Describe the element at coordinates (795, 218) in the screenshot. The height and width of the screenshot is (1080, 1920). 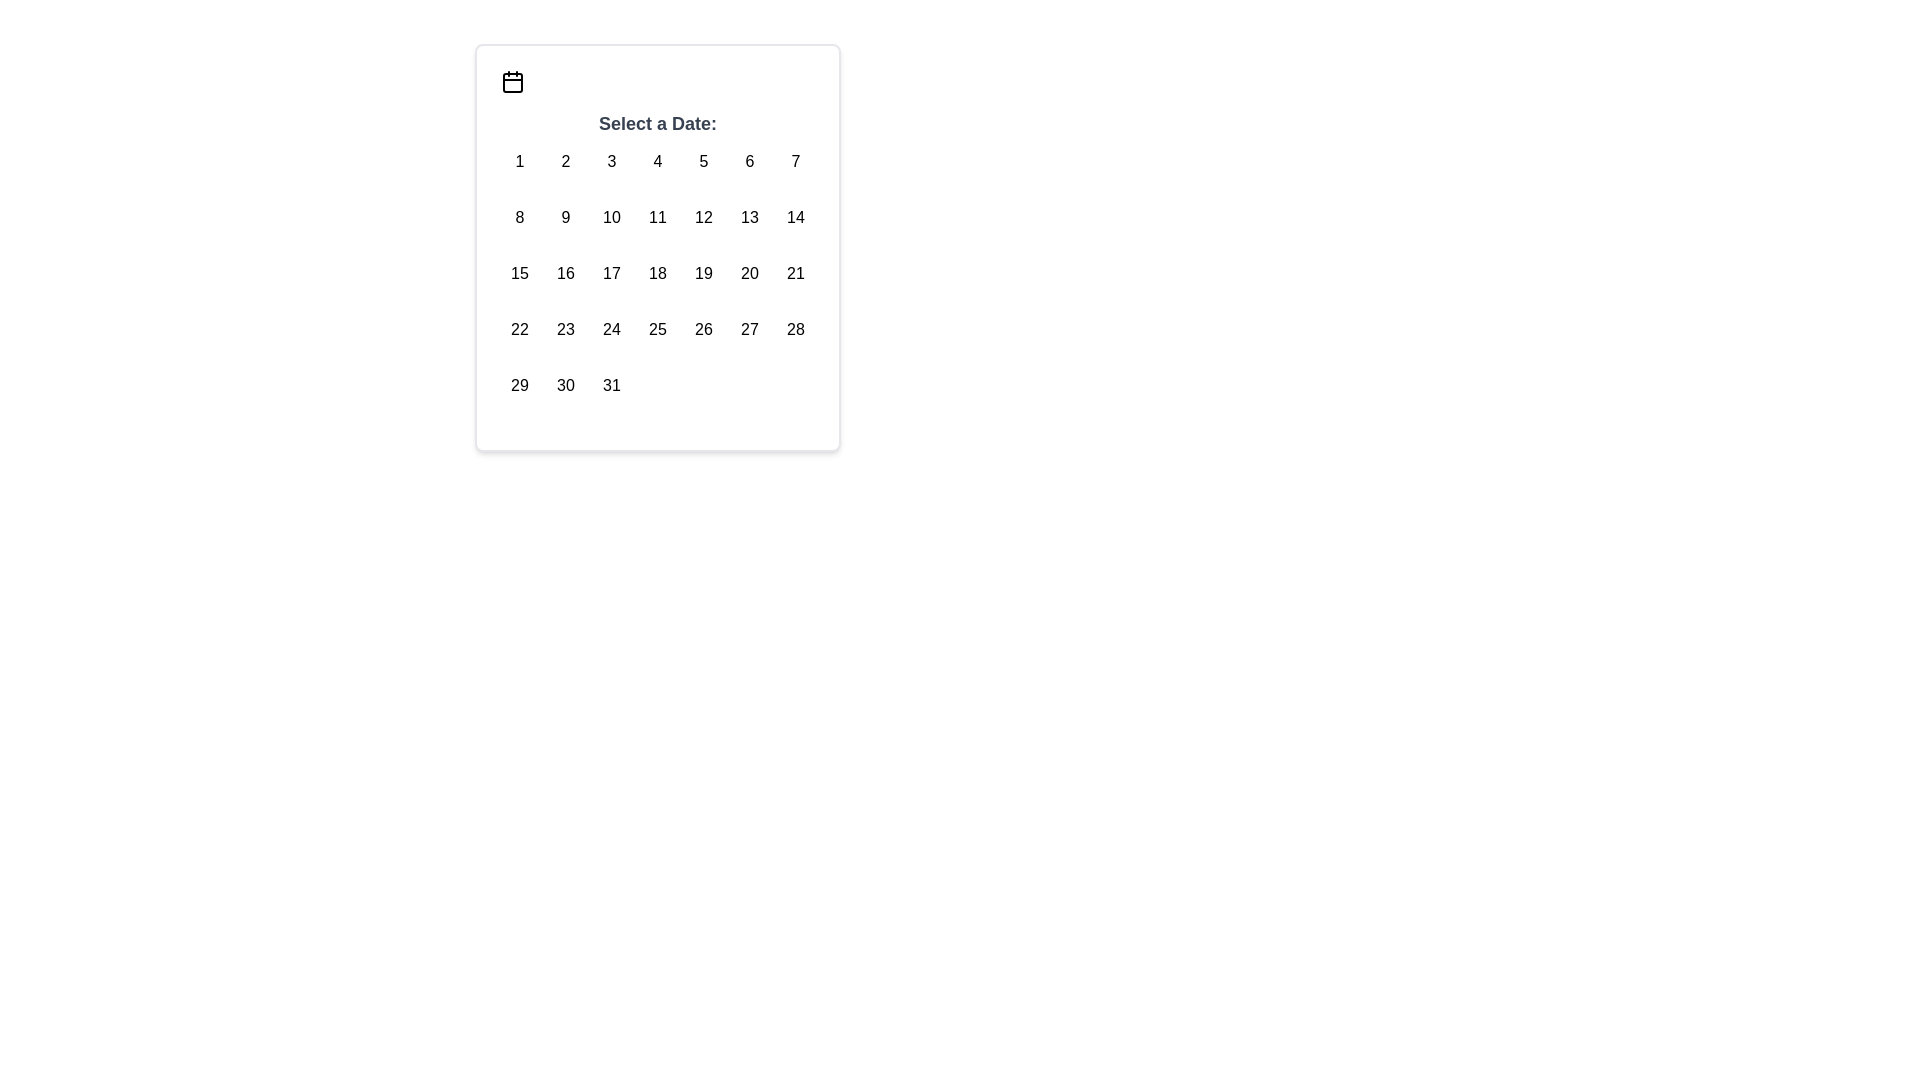
I see `the button displaying the rounded number '14' in the date picker interface` at that location.